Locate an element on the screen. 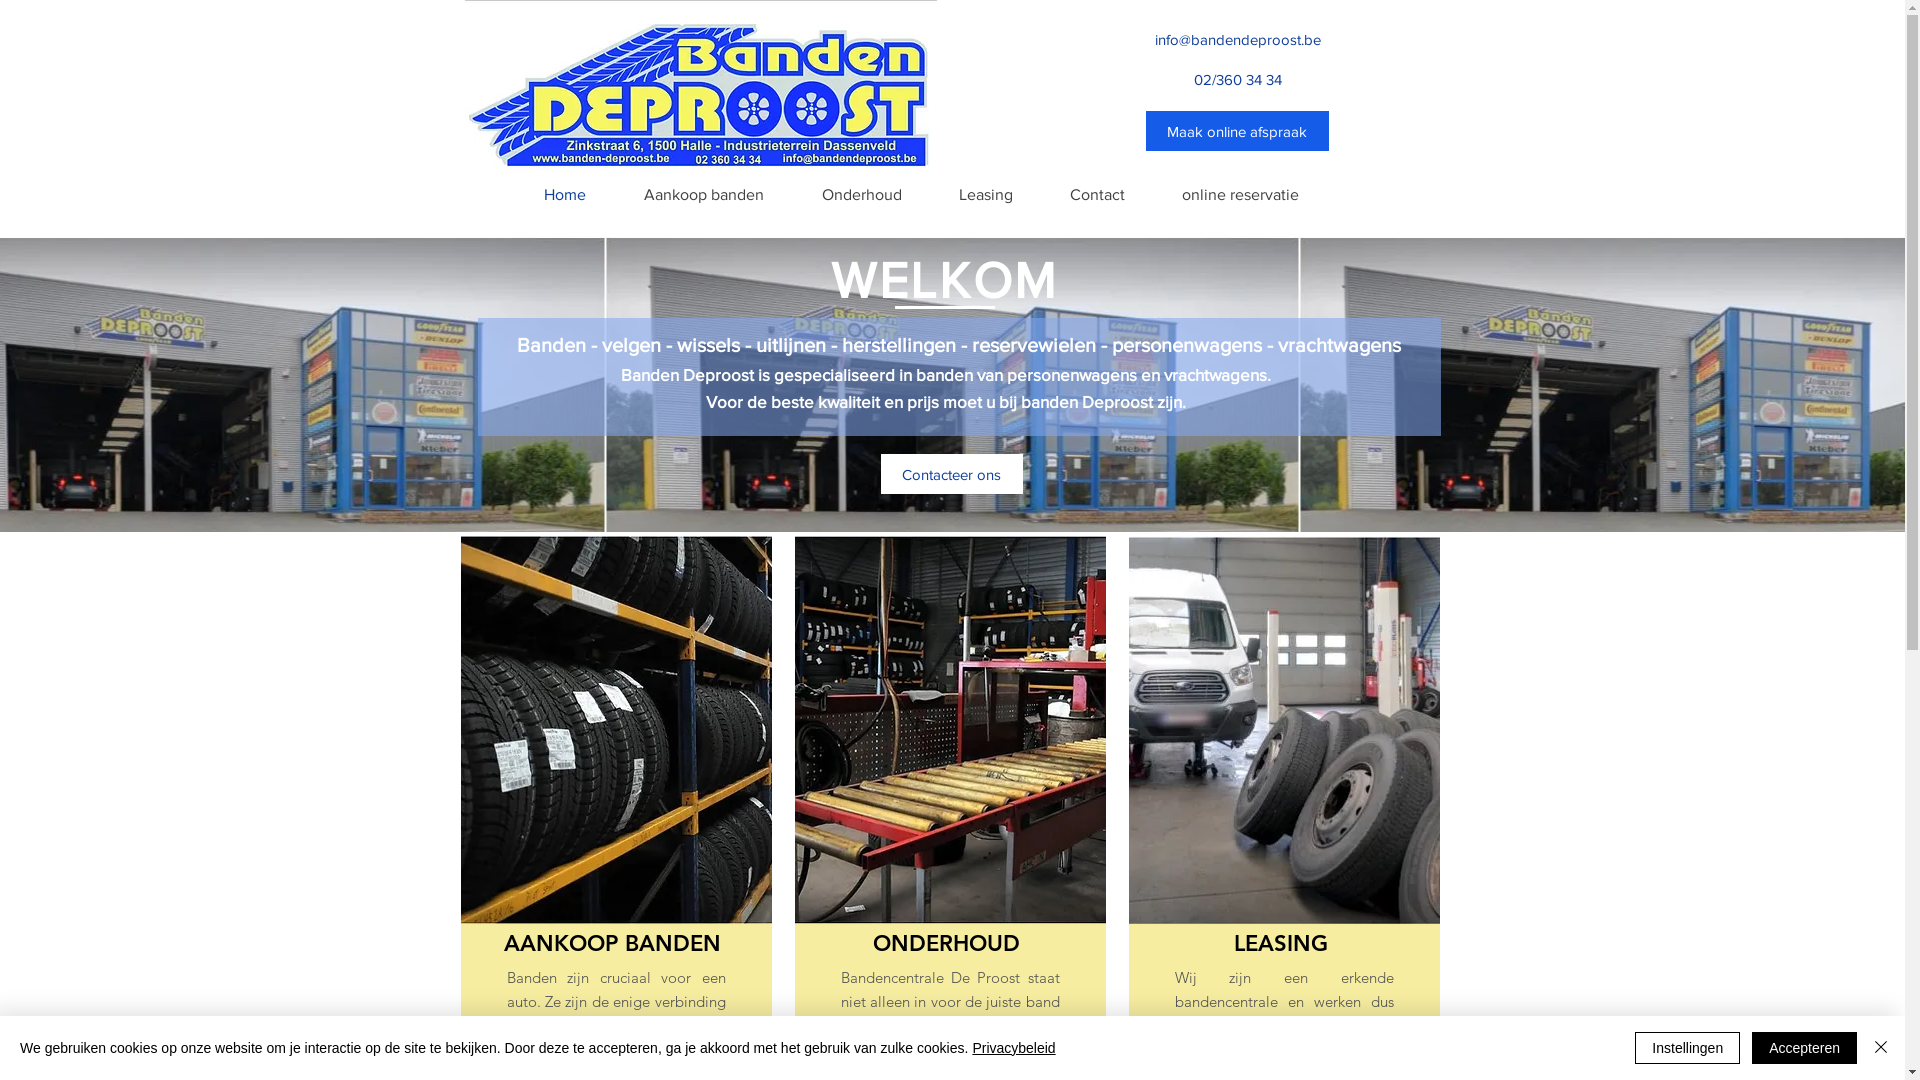 The height and width of the screenshot is (1080, 1920). 'Privacybeleid' is located at coordinates (1013, 1047).